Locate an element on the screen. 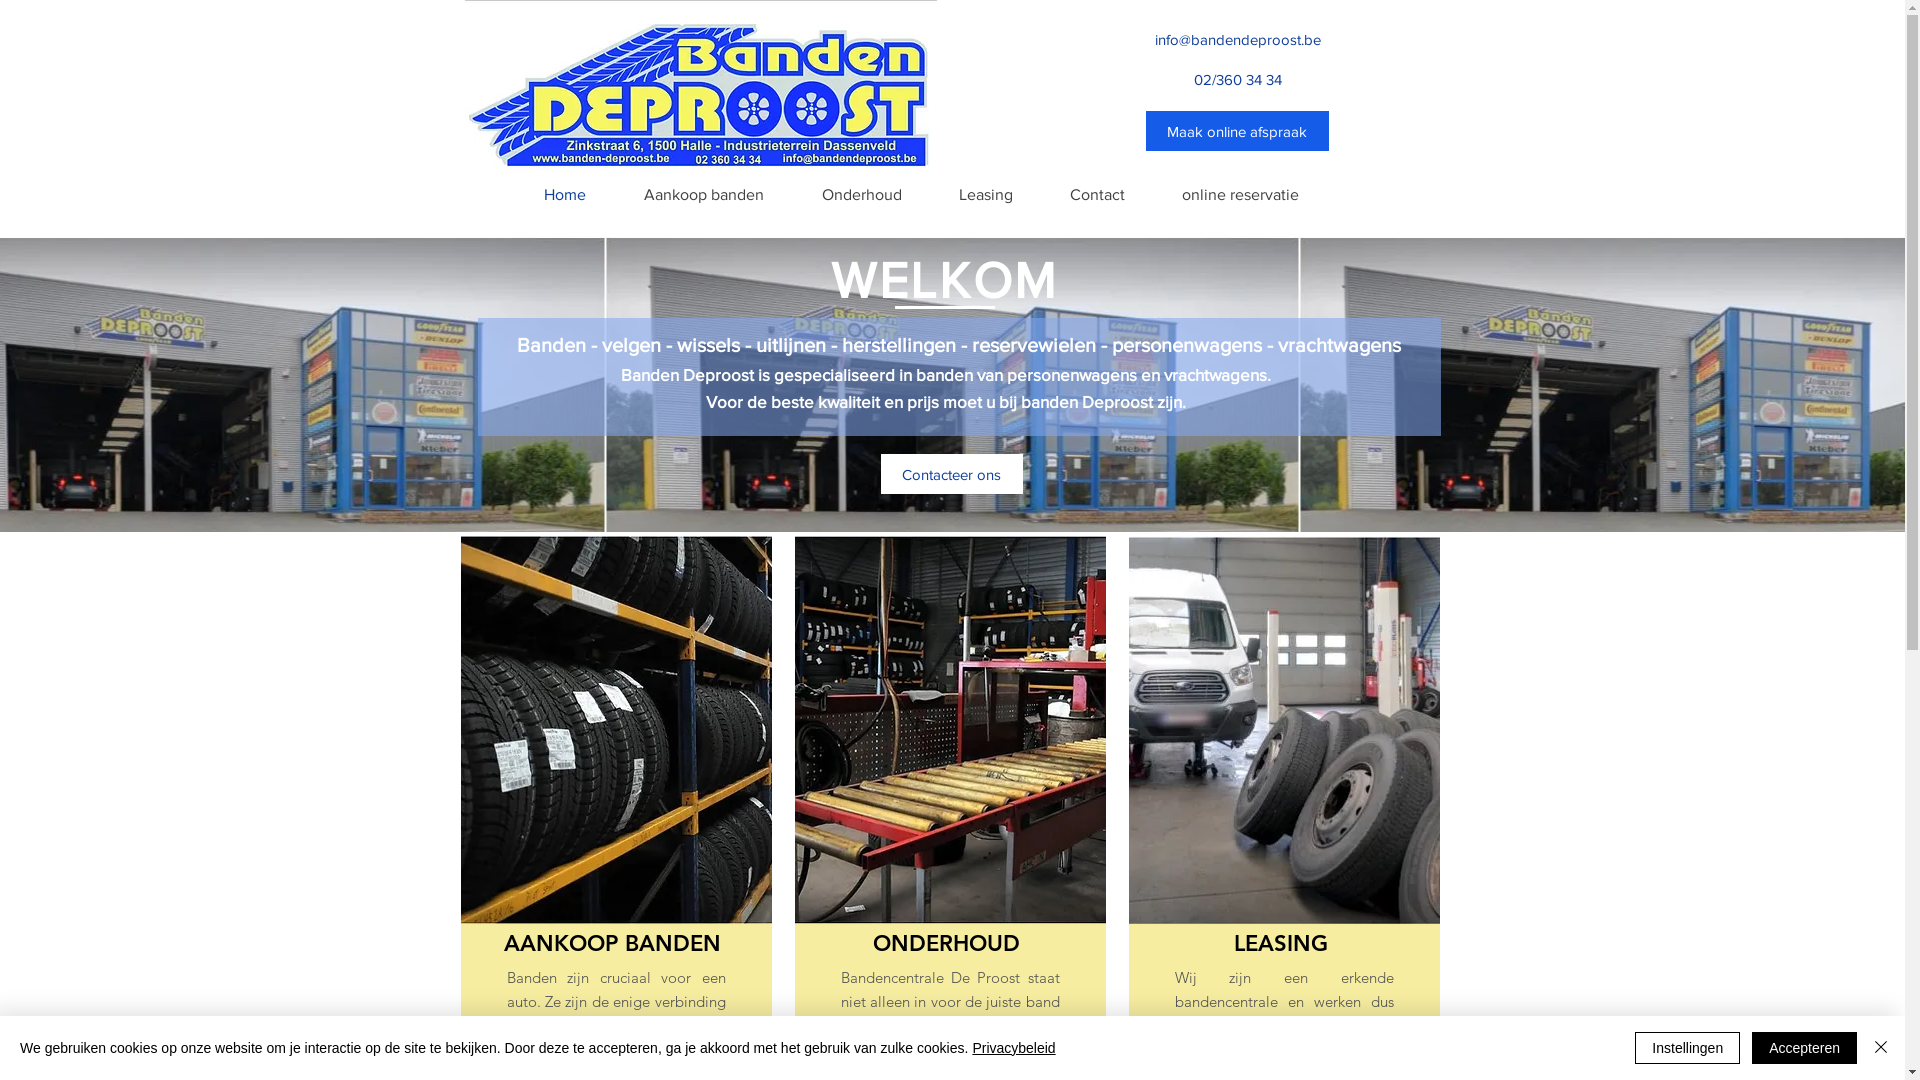 The height and width of the screenshot is (1080, 1920). 'Privacybeleid' is located at coordinates (1013, 1047).